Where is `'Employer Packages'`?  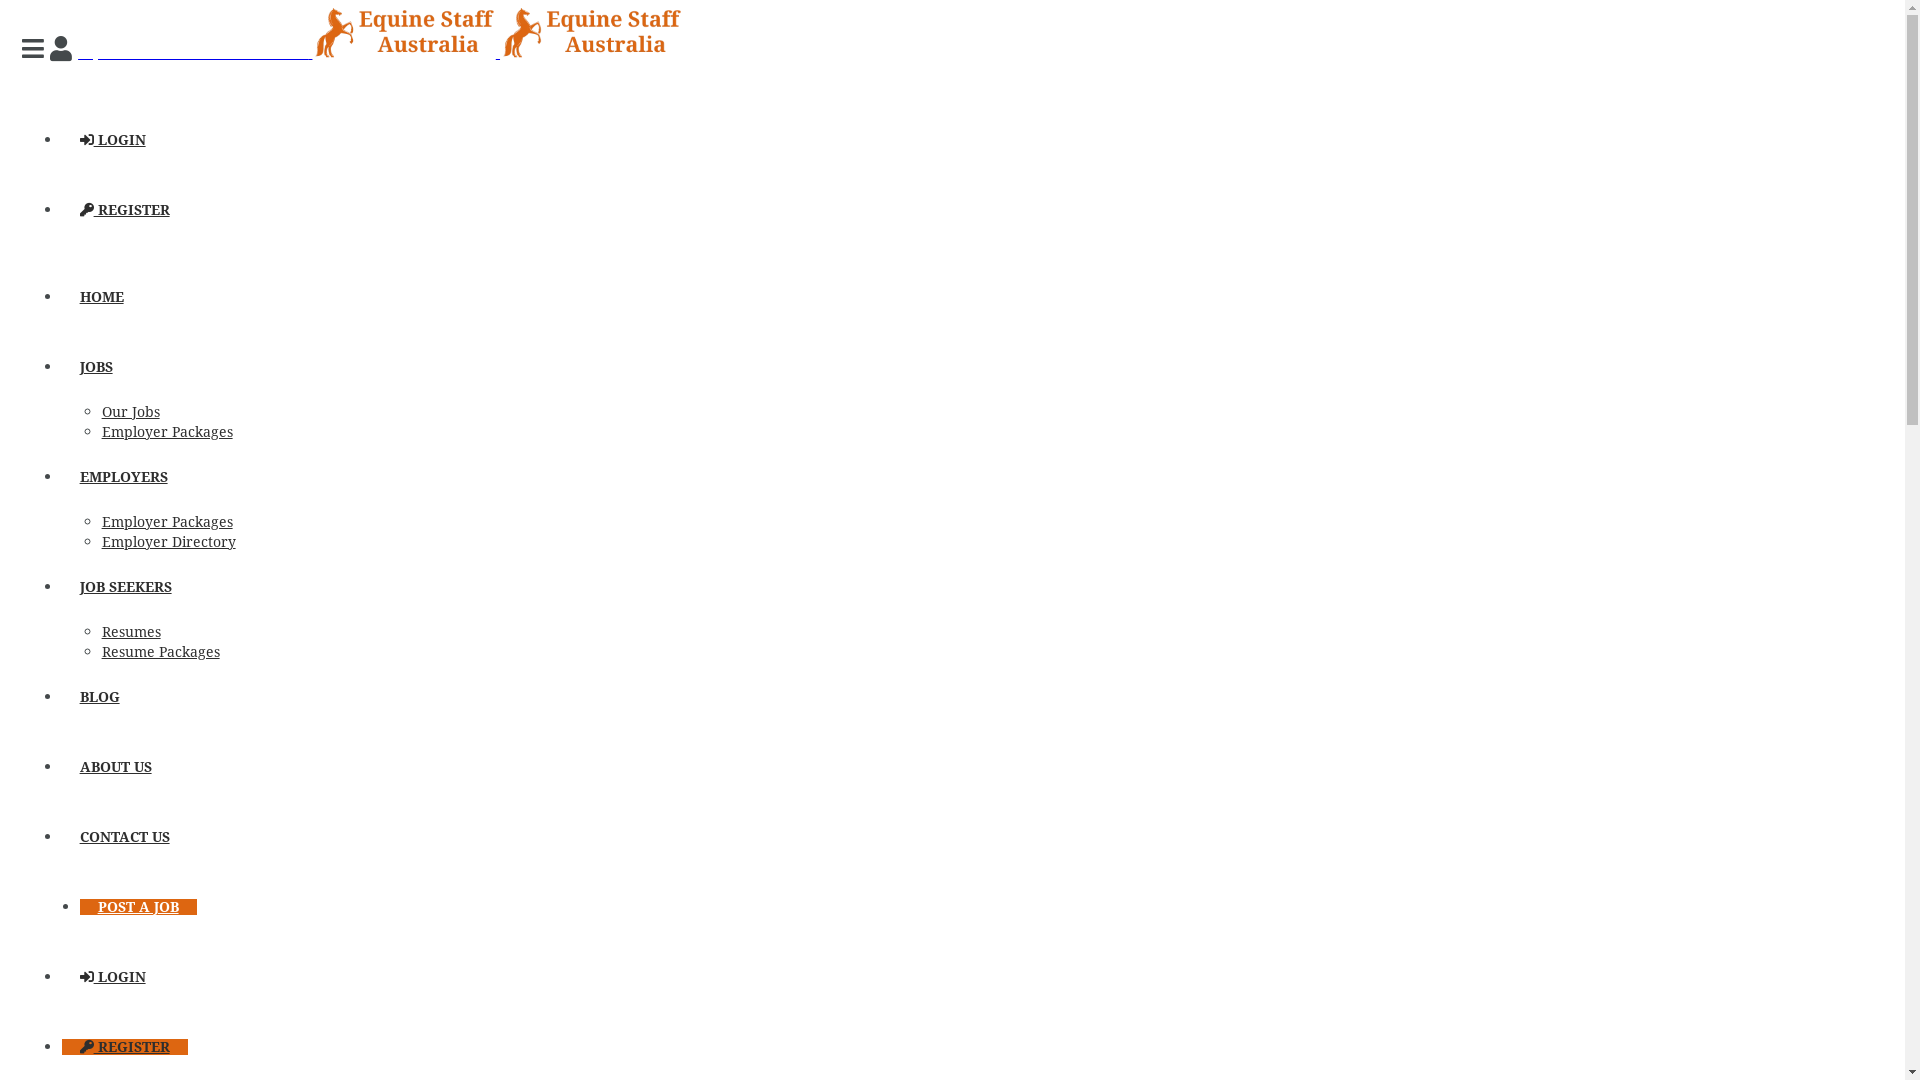 'Employer Packages' is located at coordinates (100, 520).